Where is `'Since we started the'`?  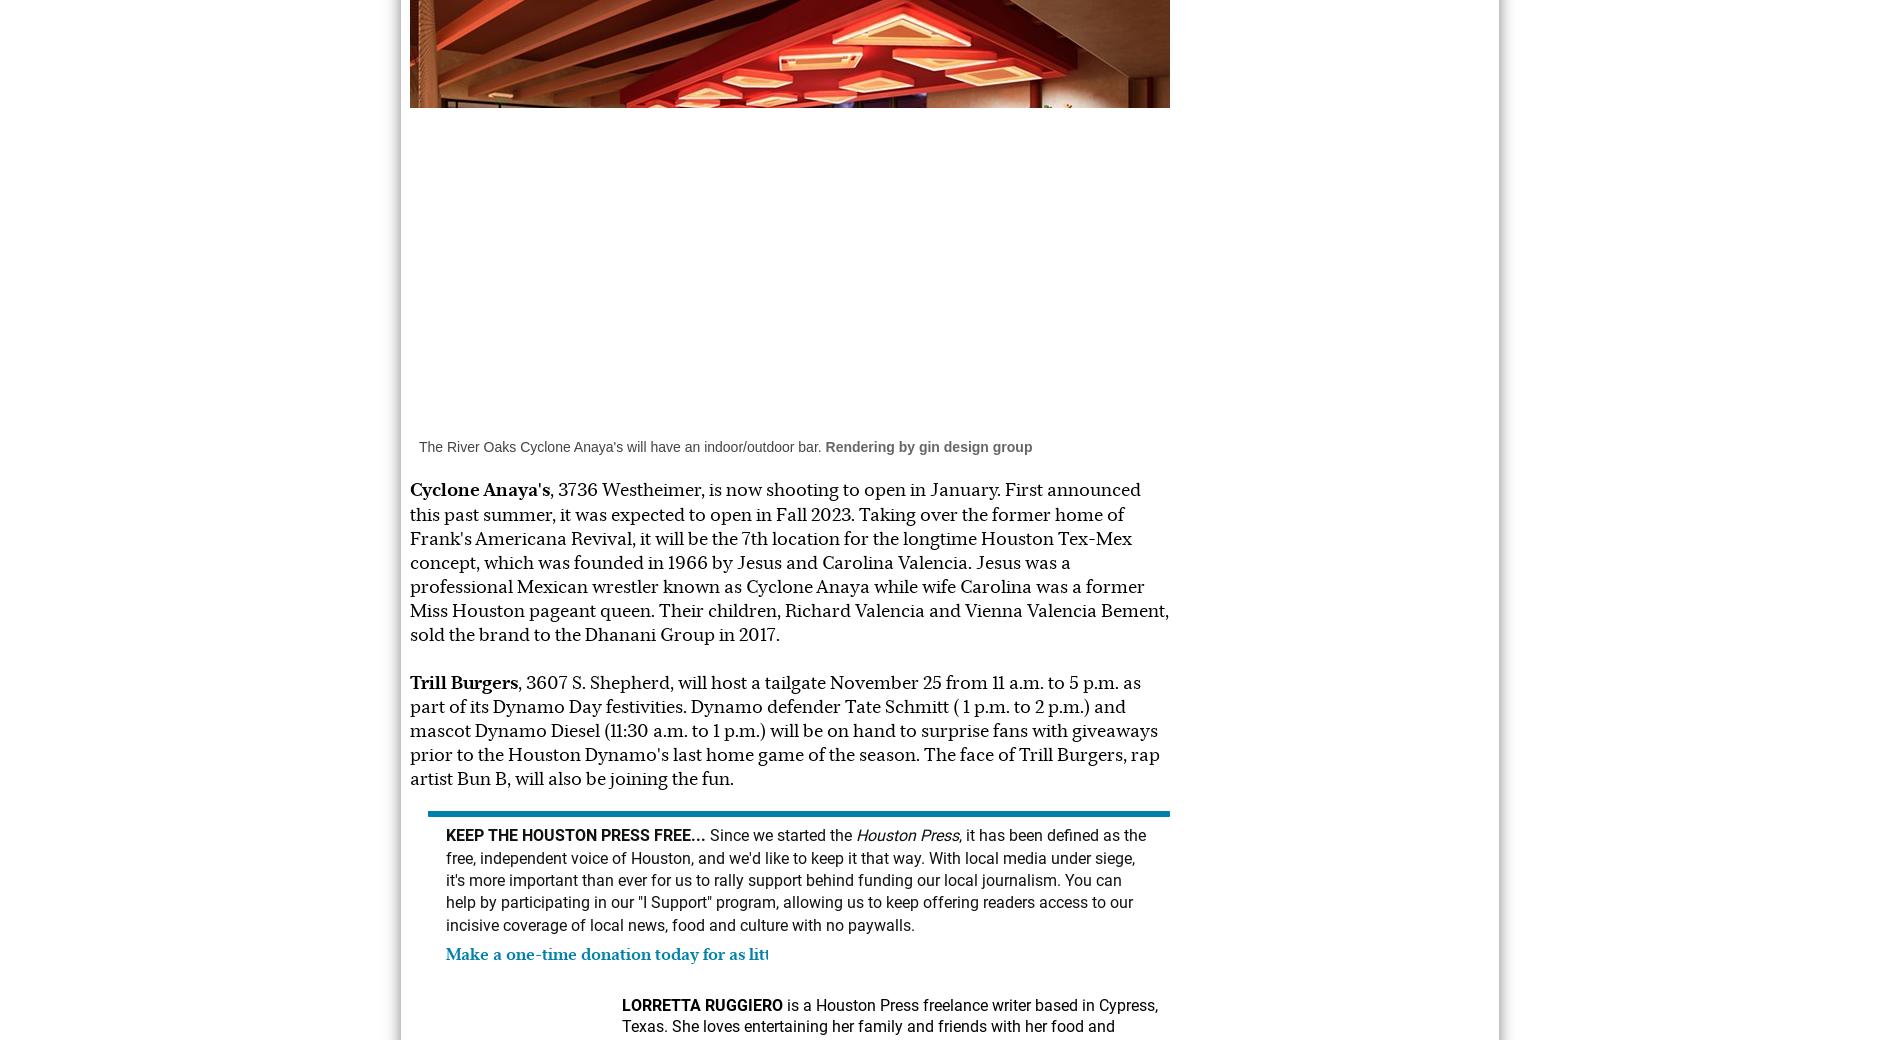
'Since we started the' is located at coordinates (780, 834).